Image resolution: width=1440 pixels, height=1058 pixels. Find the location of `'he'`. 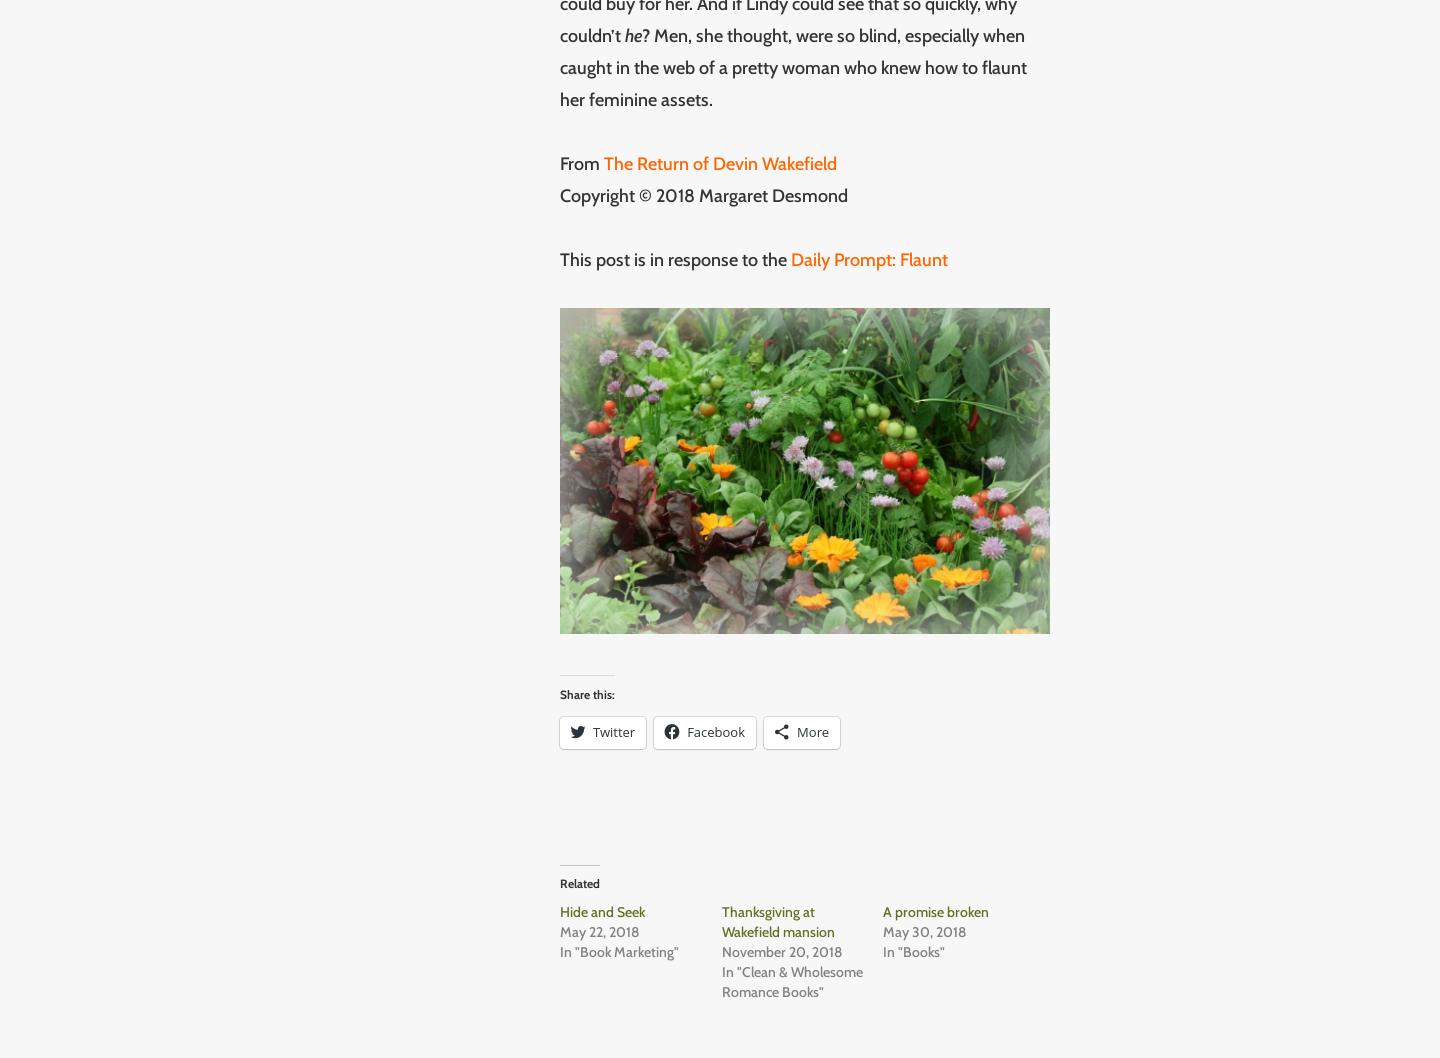

'he' is located at coordinates (632, 35).